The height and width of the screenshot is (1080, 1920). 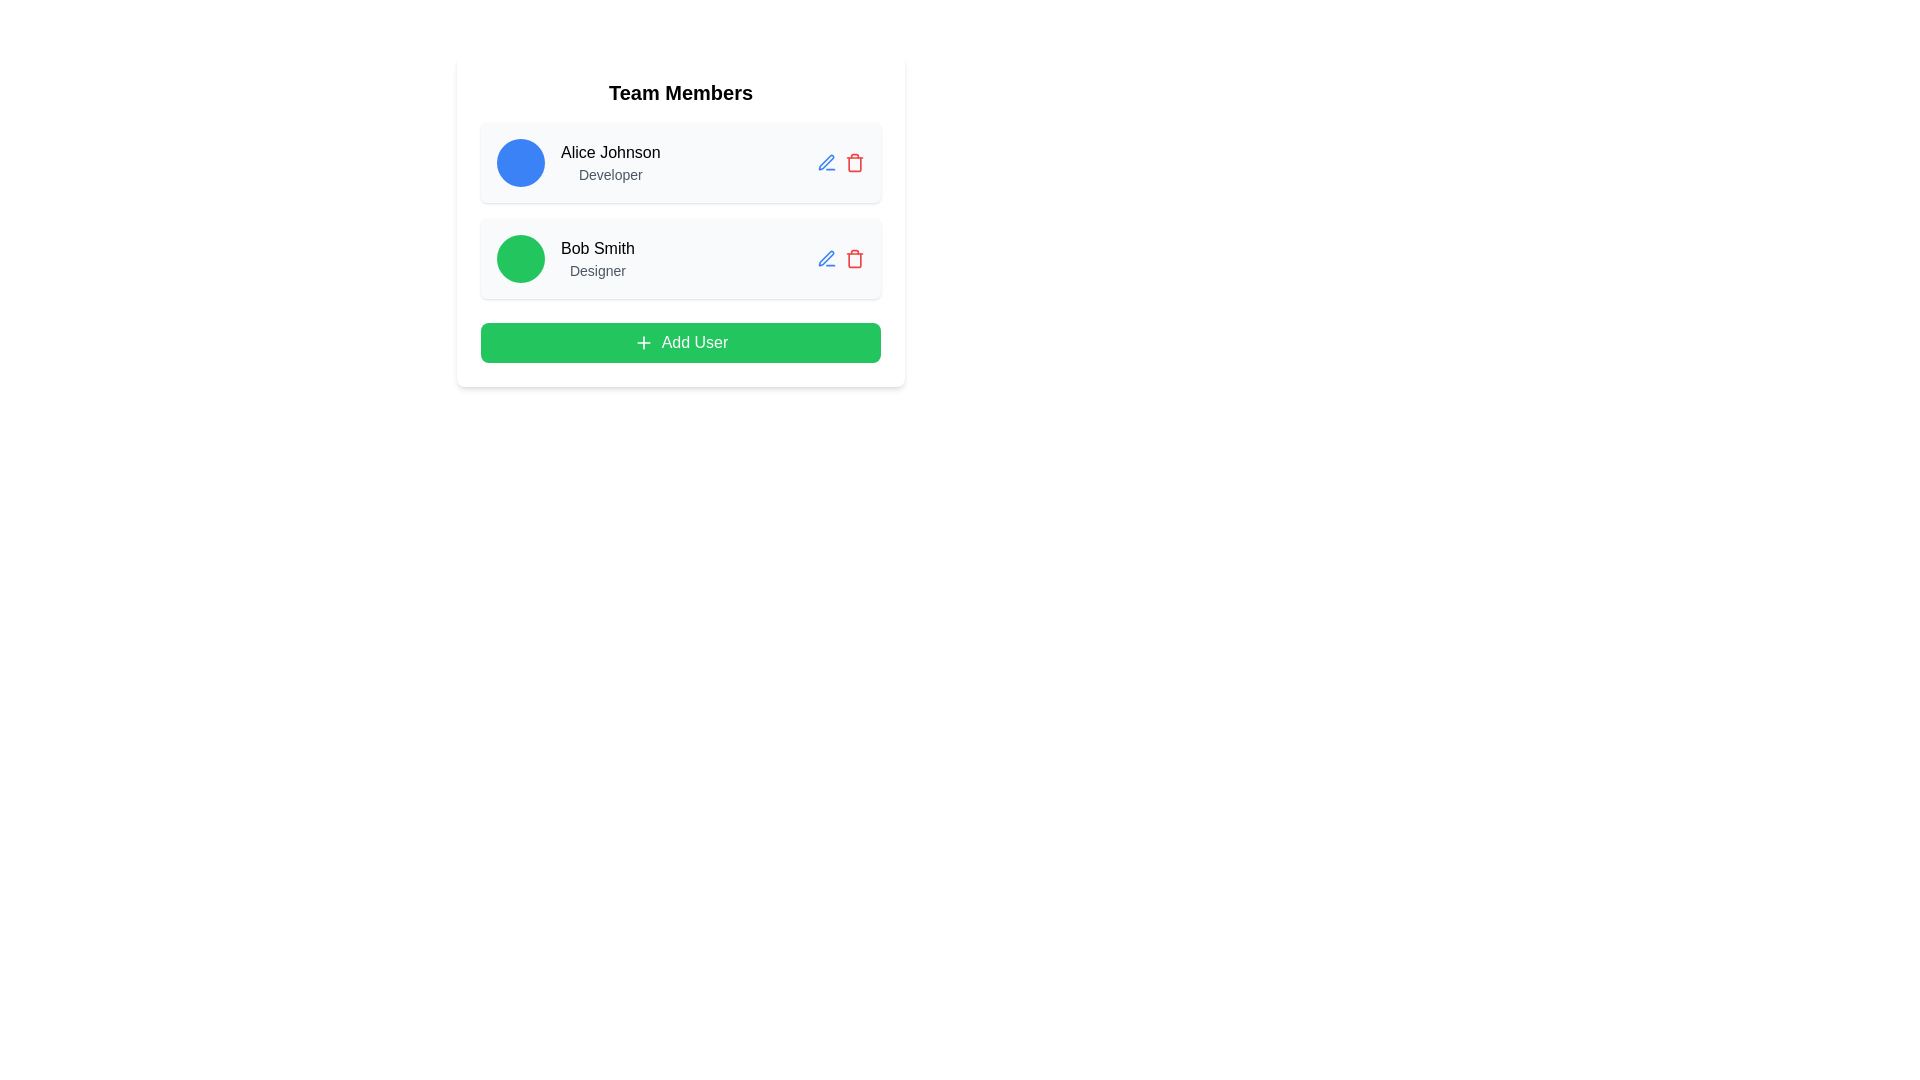 I want to click on the green 'Add User' button located below the 'Team Members' section, so click(x=681, y=342).